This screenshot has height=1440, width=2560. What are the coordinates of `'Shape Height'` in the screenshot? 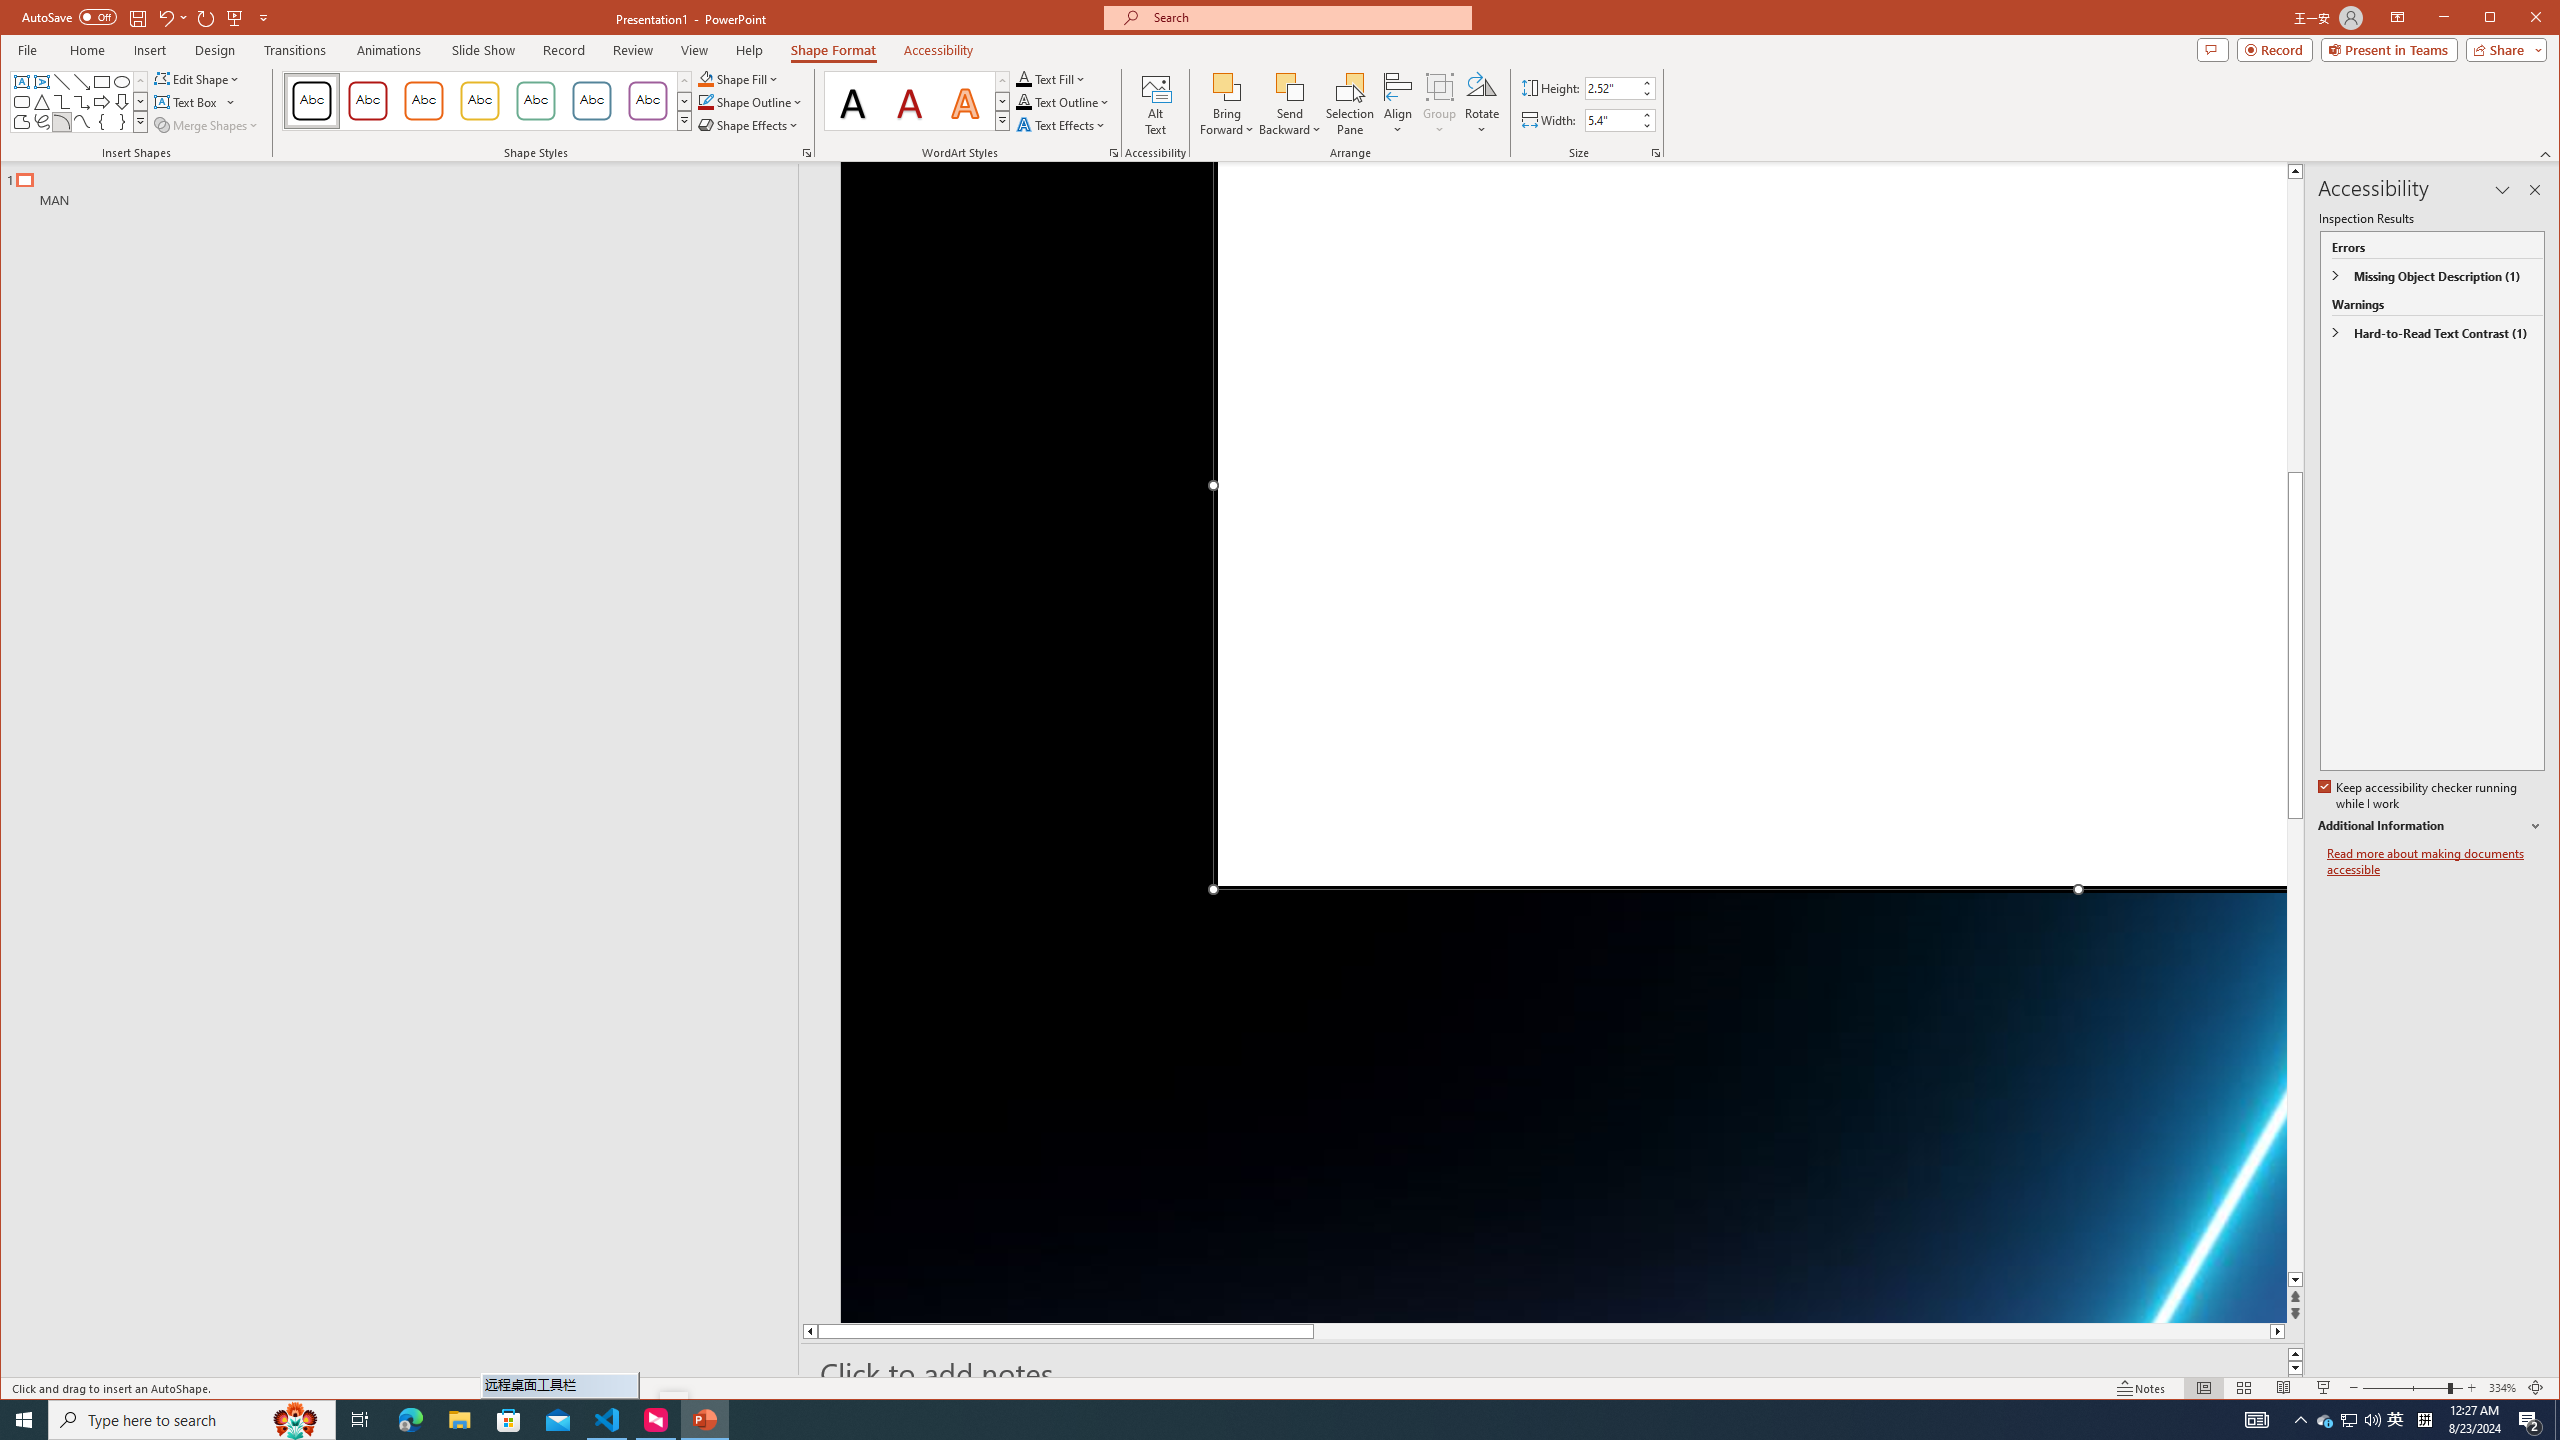 It's located at (1611, 88).